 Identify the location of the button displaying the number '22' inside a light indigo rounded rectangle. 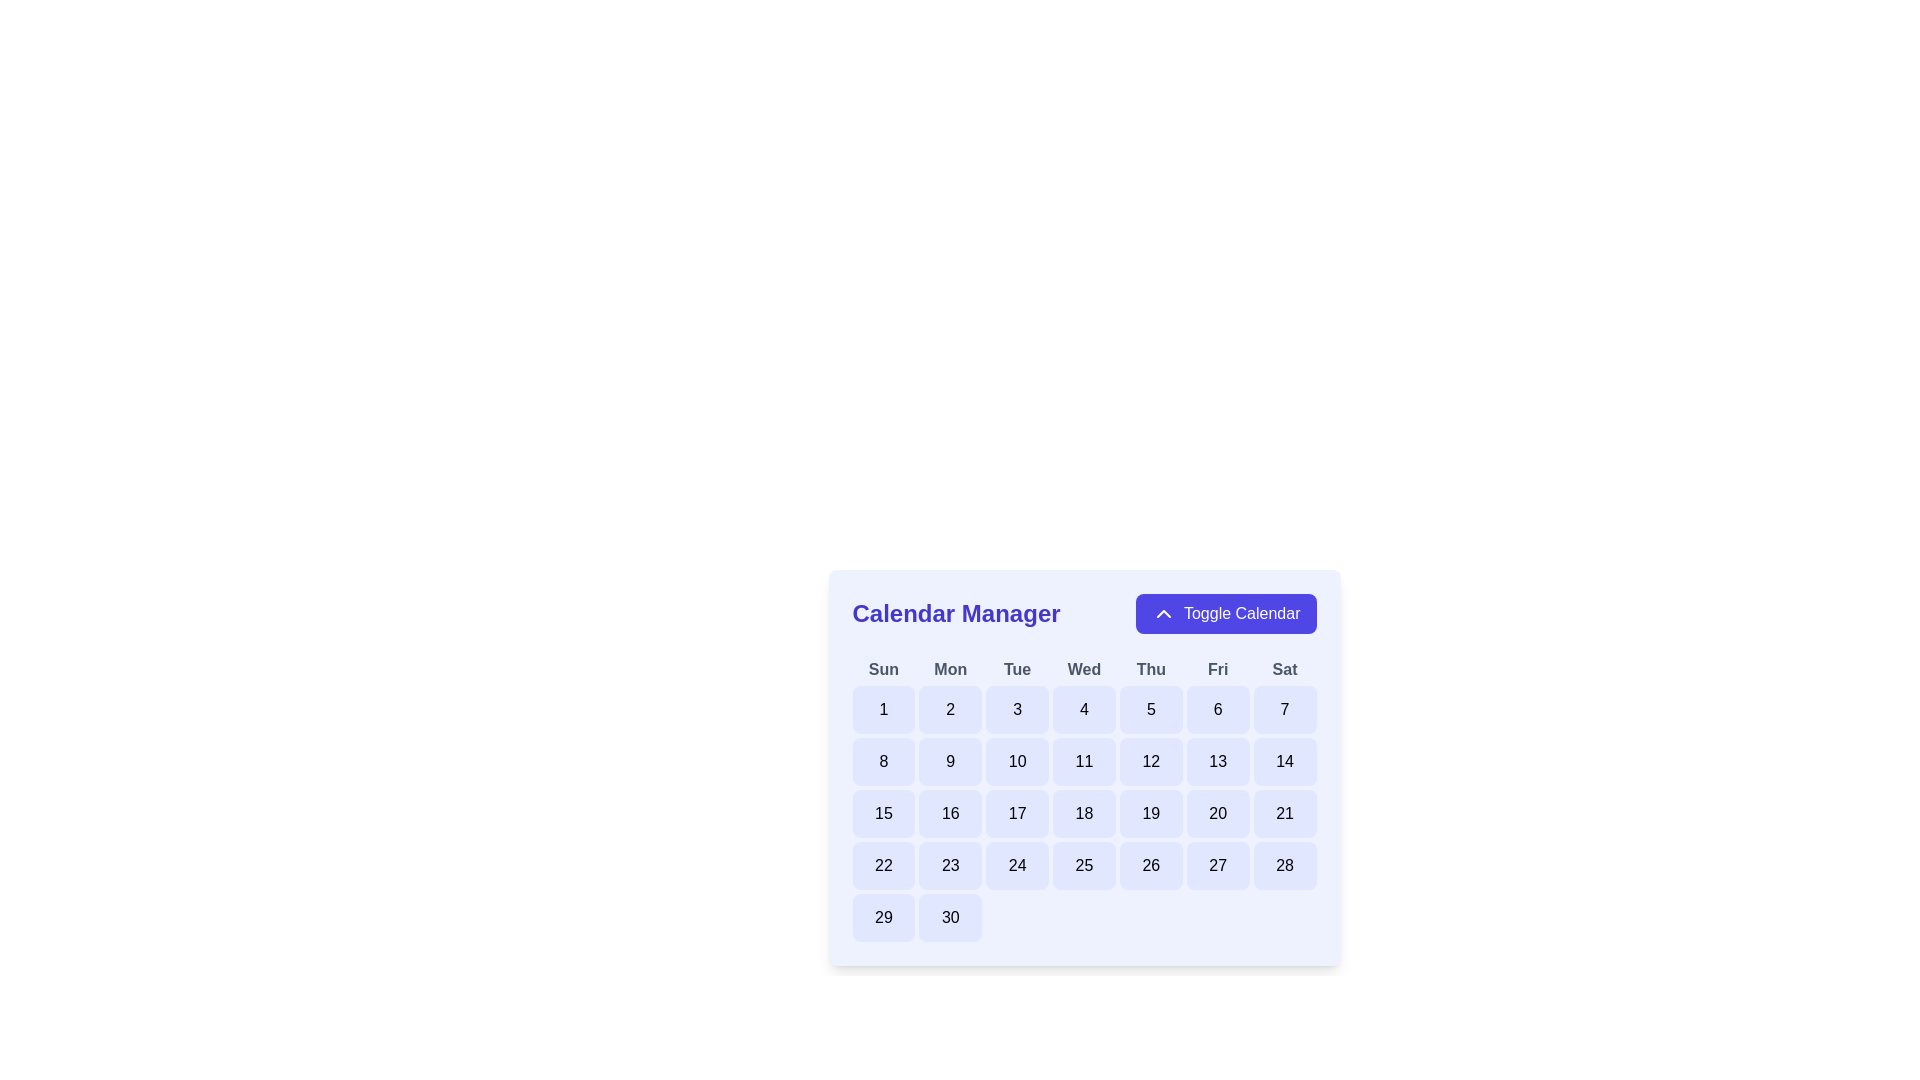
(882, 865).